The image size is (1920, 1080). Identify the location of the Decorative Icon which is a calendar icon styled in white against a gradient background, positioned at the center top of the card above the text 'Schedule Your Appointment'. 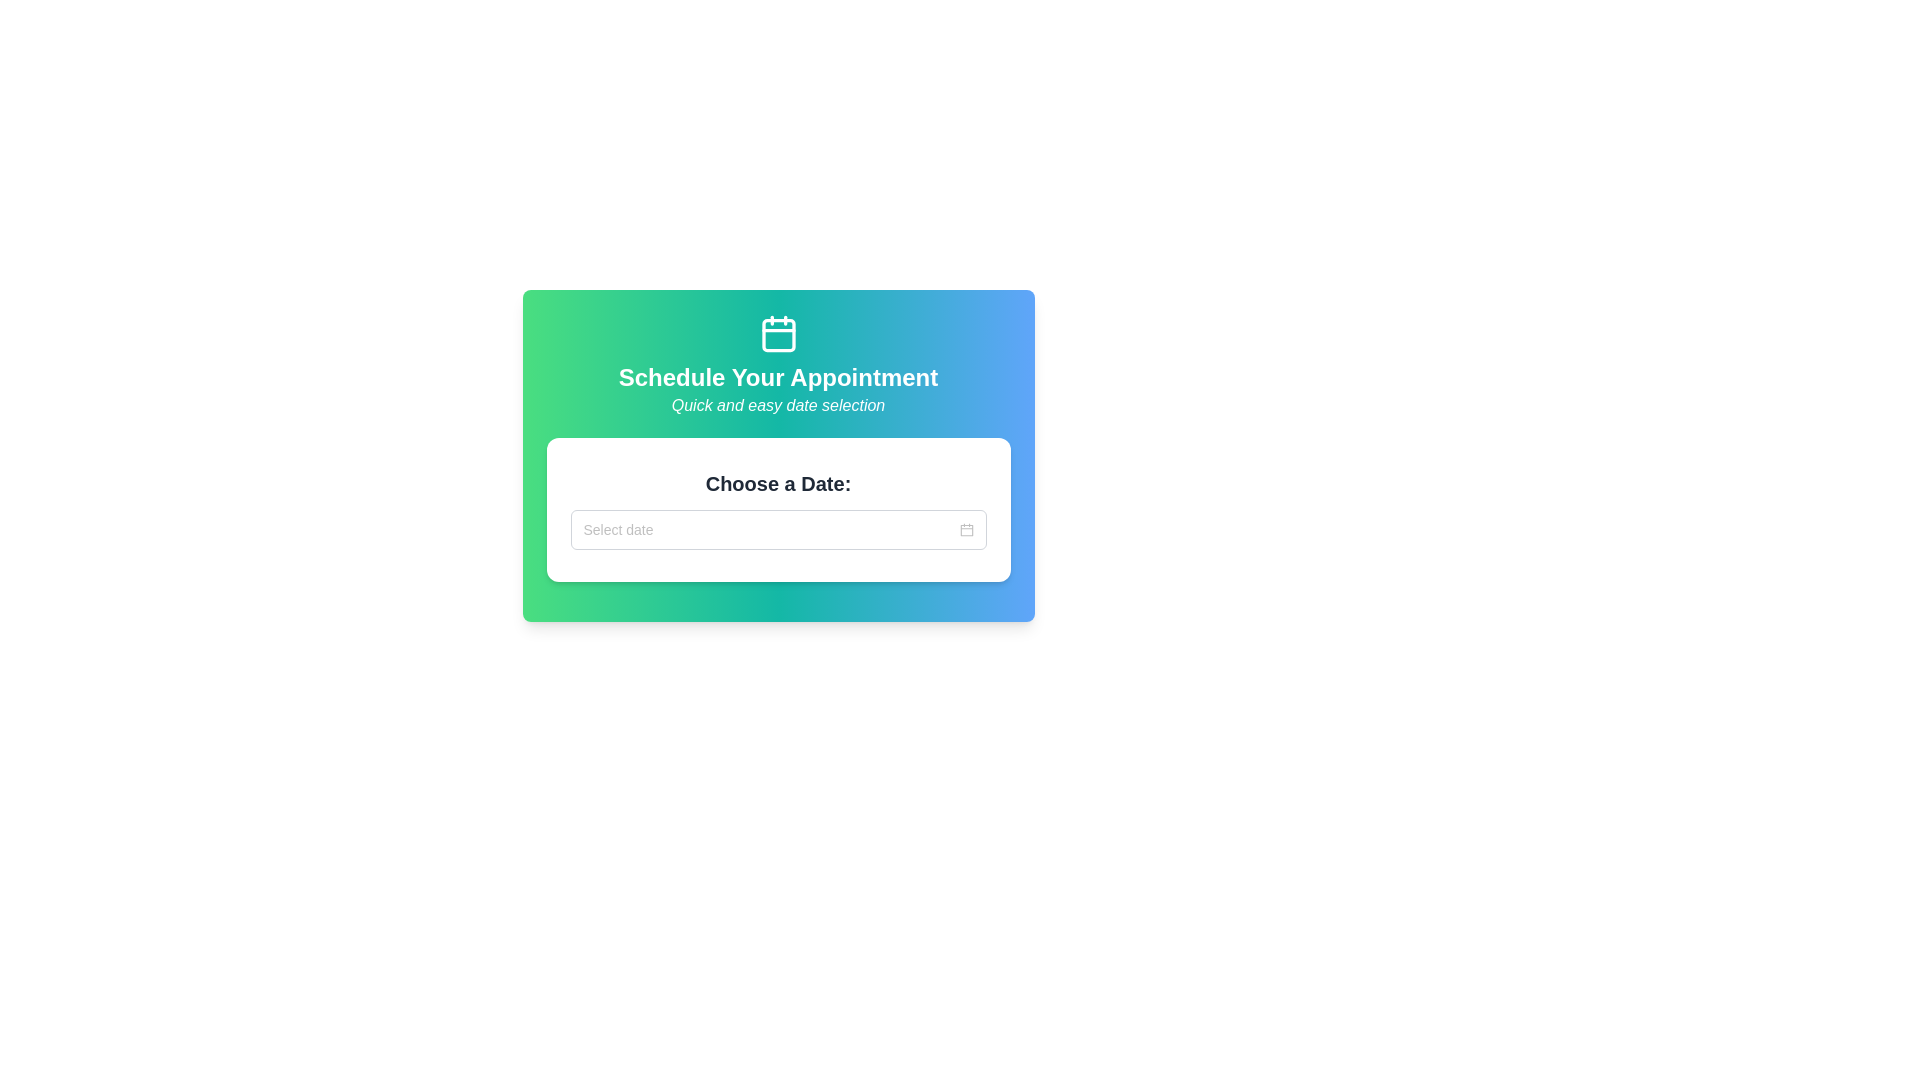
(777, 333).